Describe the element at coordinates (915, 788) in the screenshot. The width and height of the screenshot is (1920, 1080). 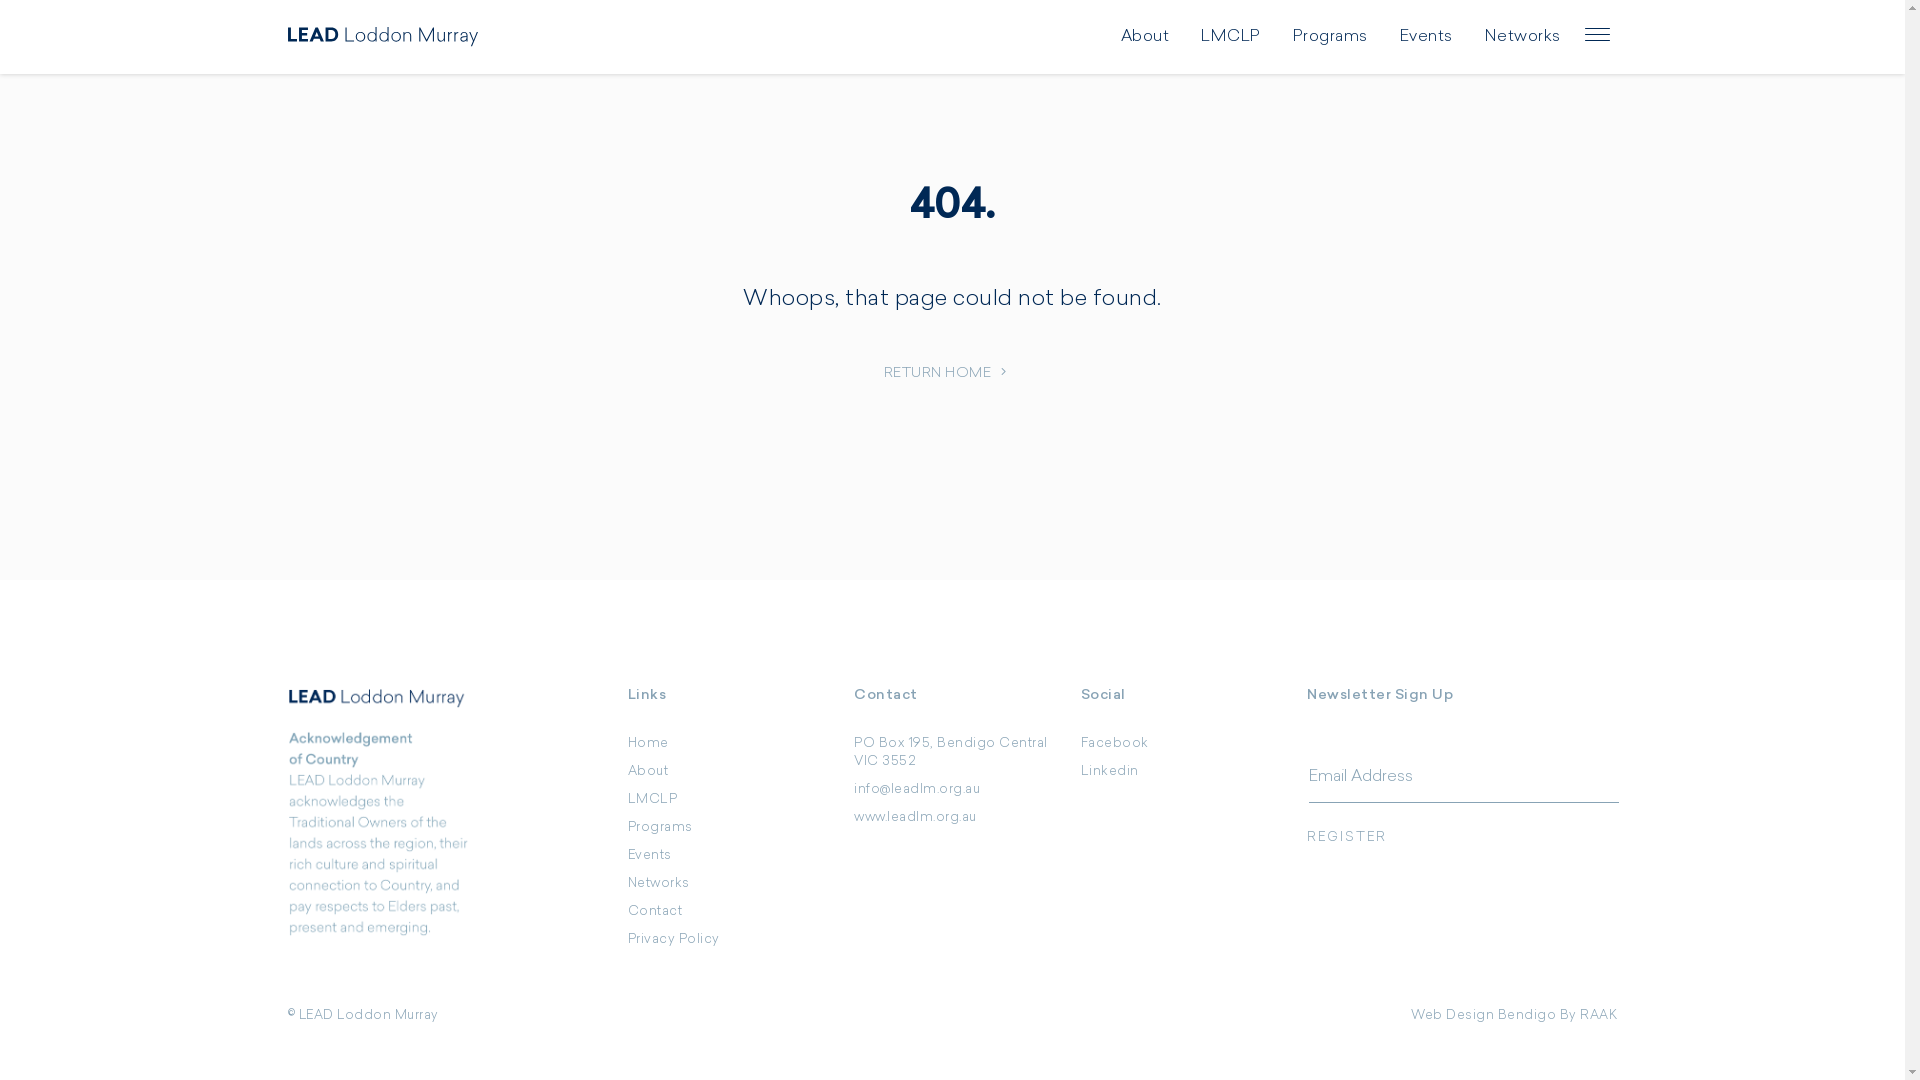
I see `'info@leadlm.org.au'` at that location.